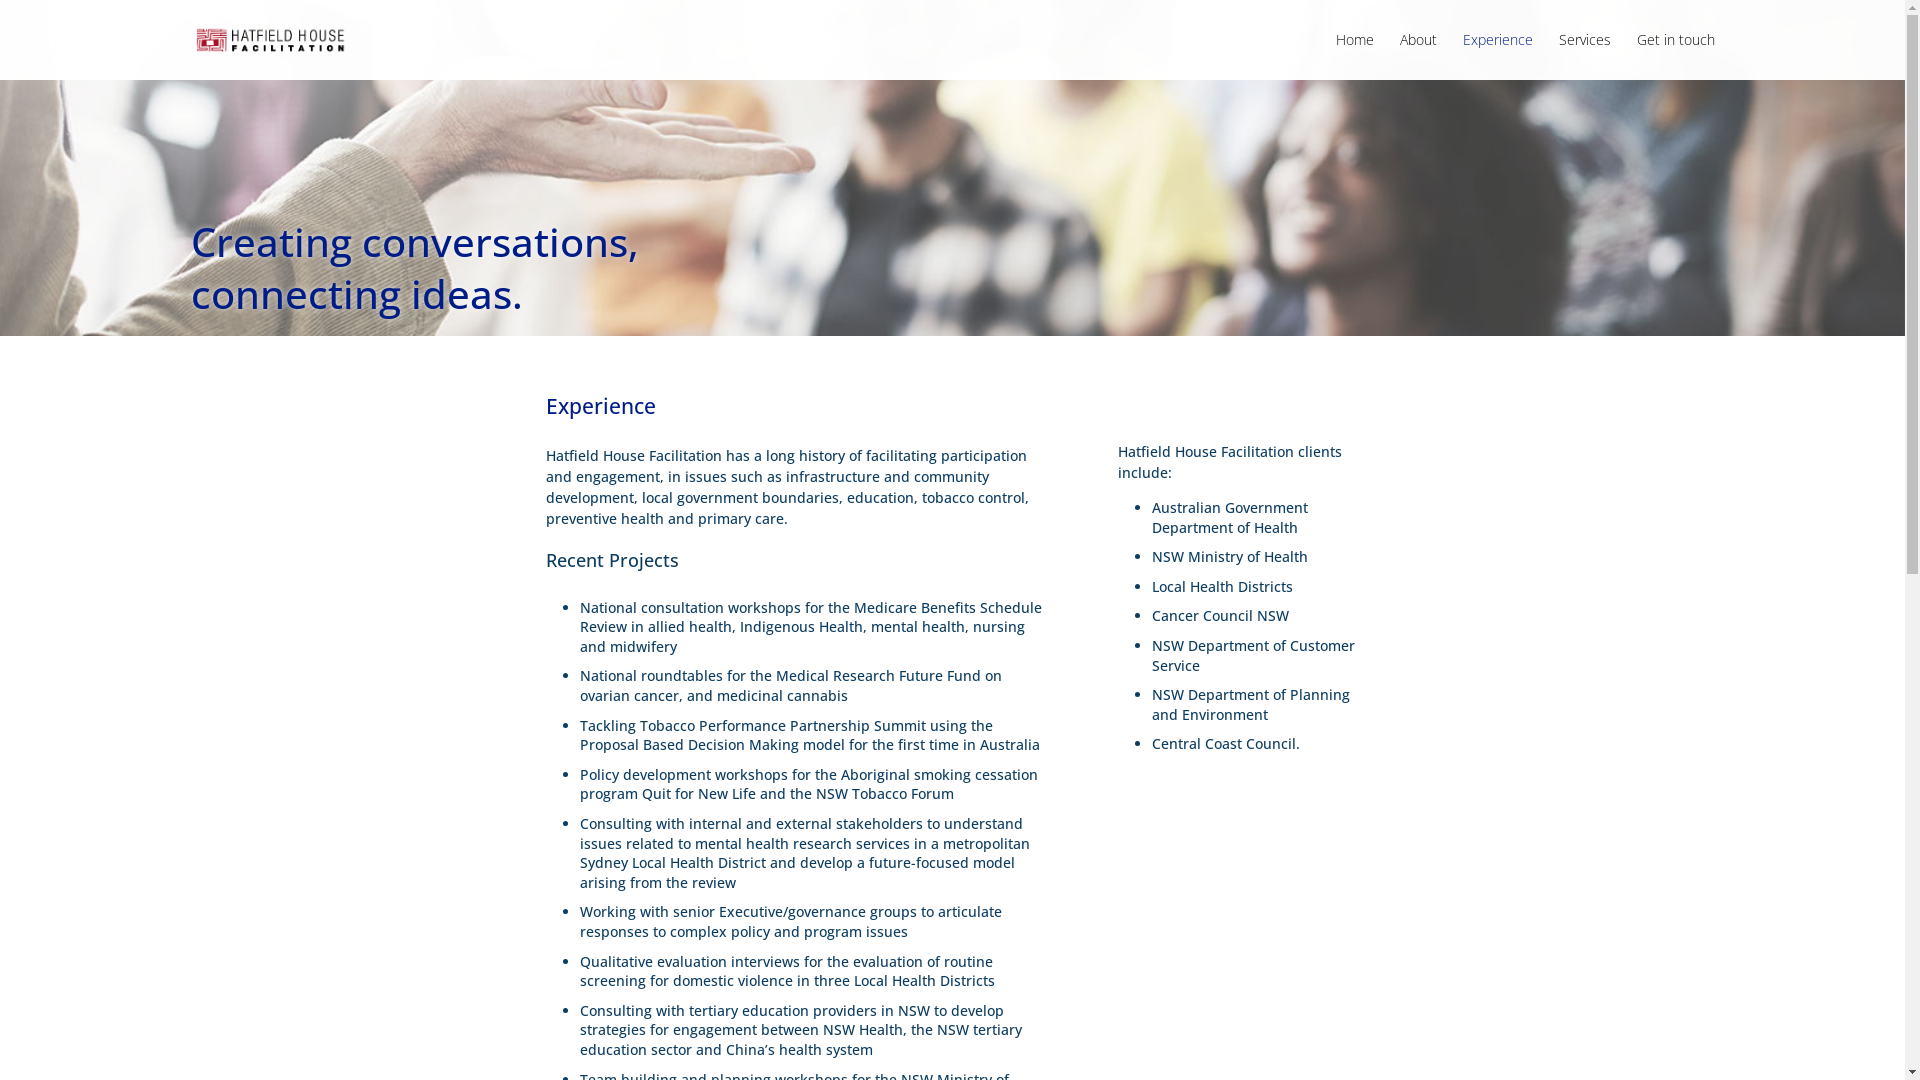 The image size is (1920, 1080). Describe the element at coordinates (1675, 55) in the screenshot. I see `'Get in touch'` at that location.